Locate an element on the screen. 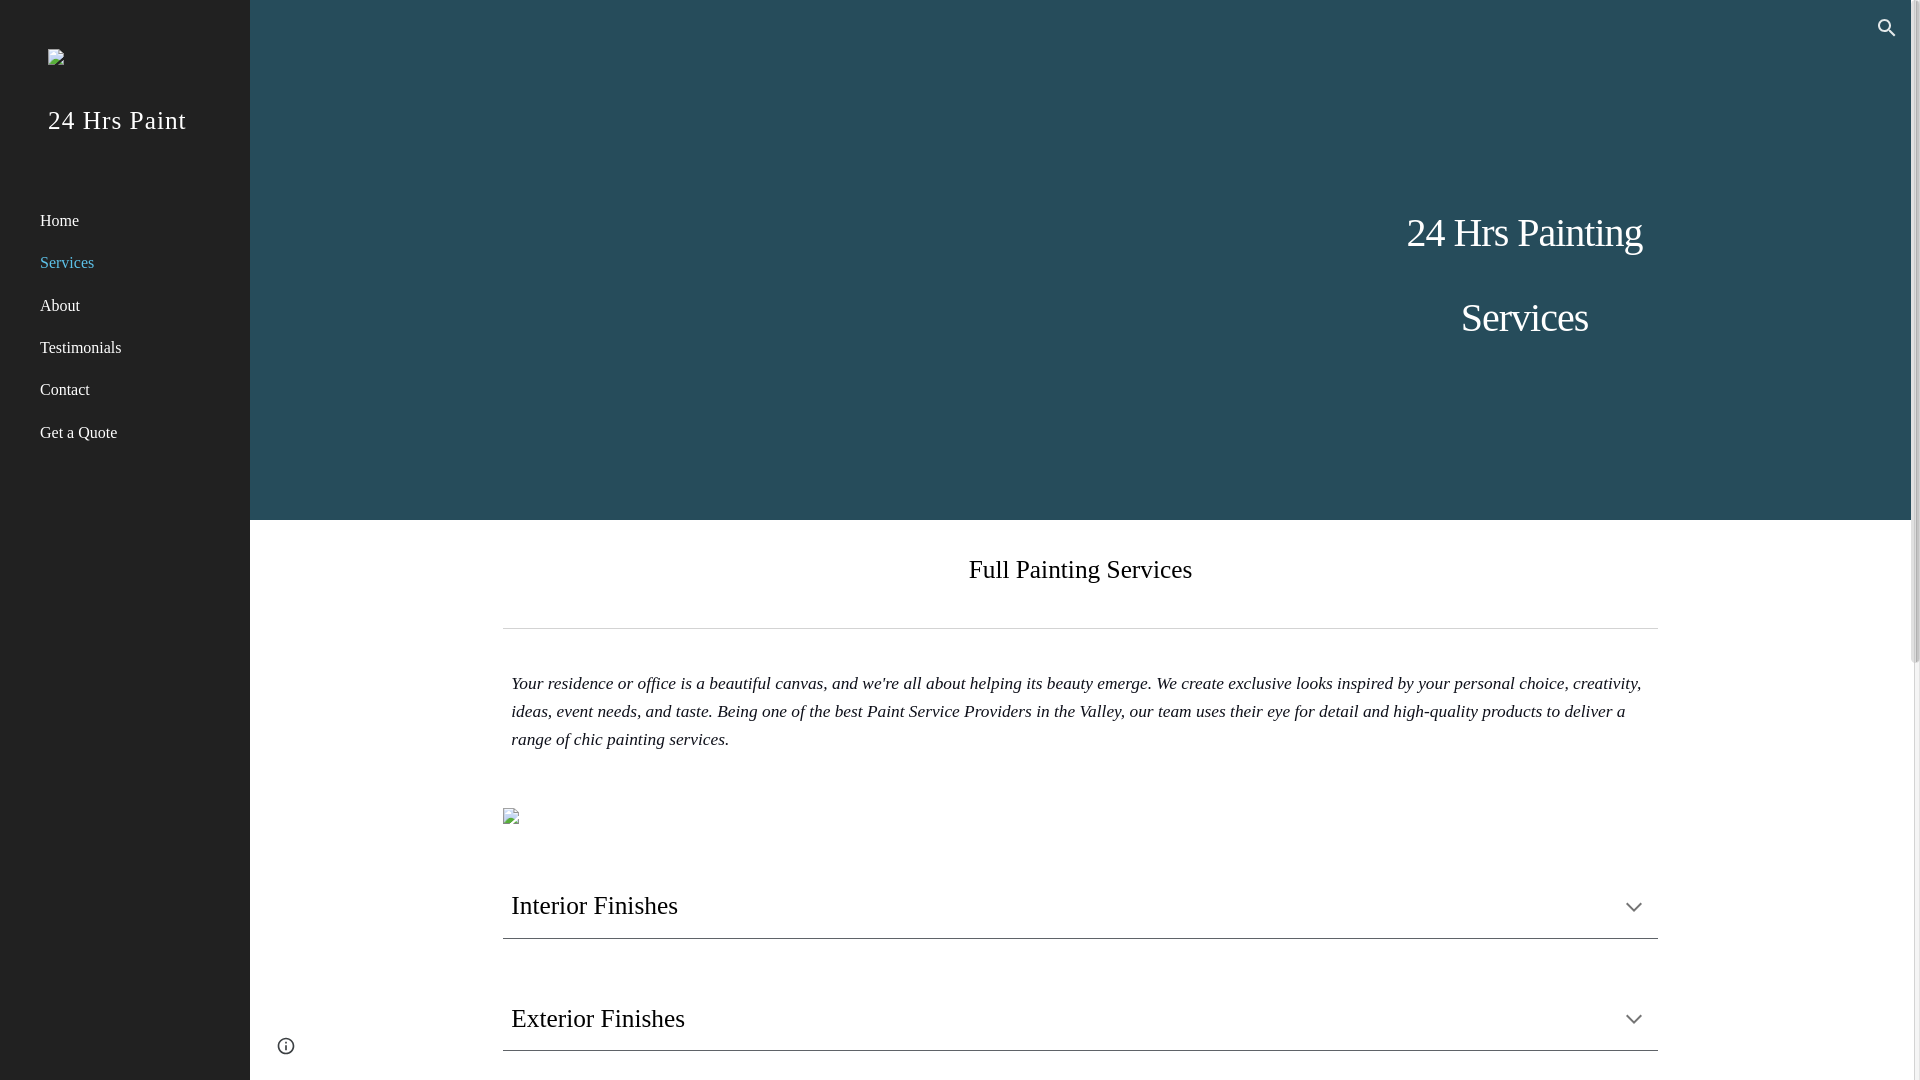 This screenshot has height=1080, width=1920. 'About' is located at coordinates (136, 304).